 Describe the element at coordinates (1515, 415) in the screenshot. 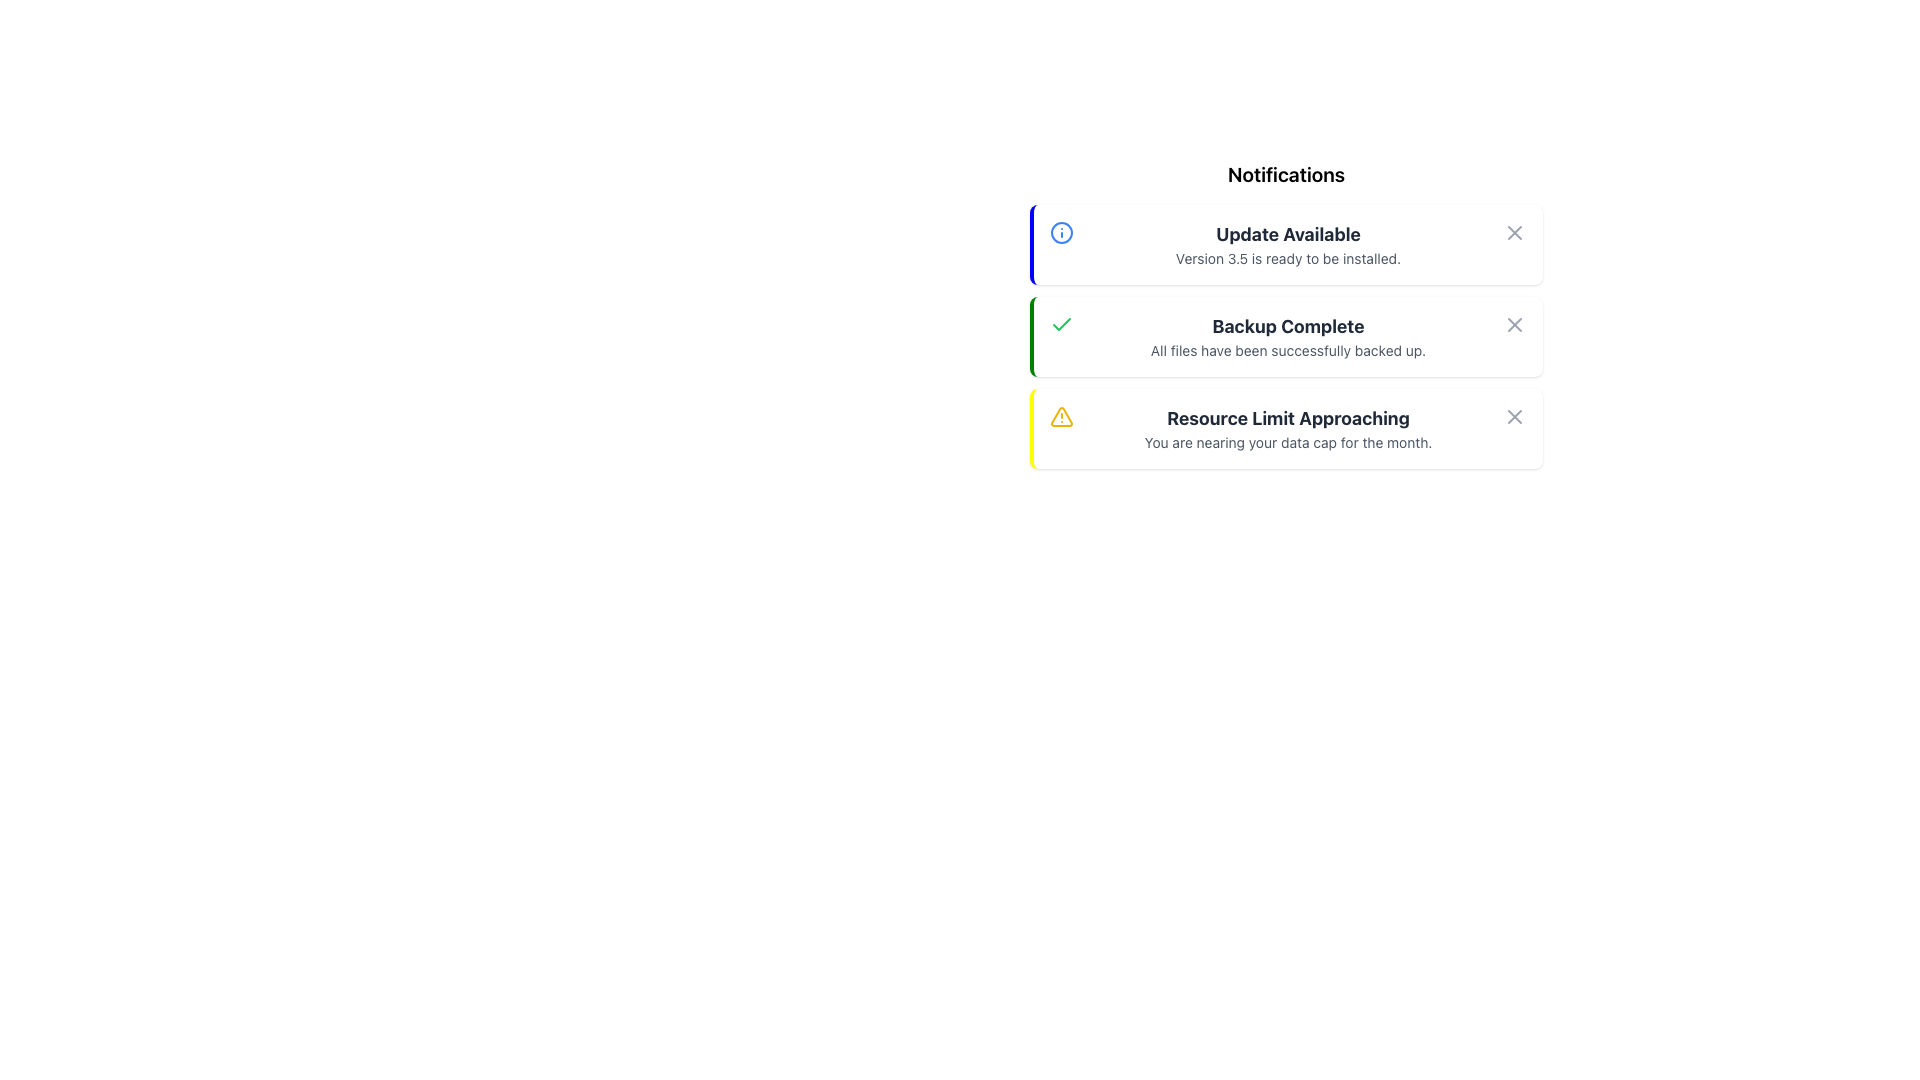

I see `the cross (X) icon located in the second notification card that indicates the ability to dismiss or close the notification with text 'Backup Complete'` at that location.